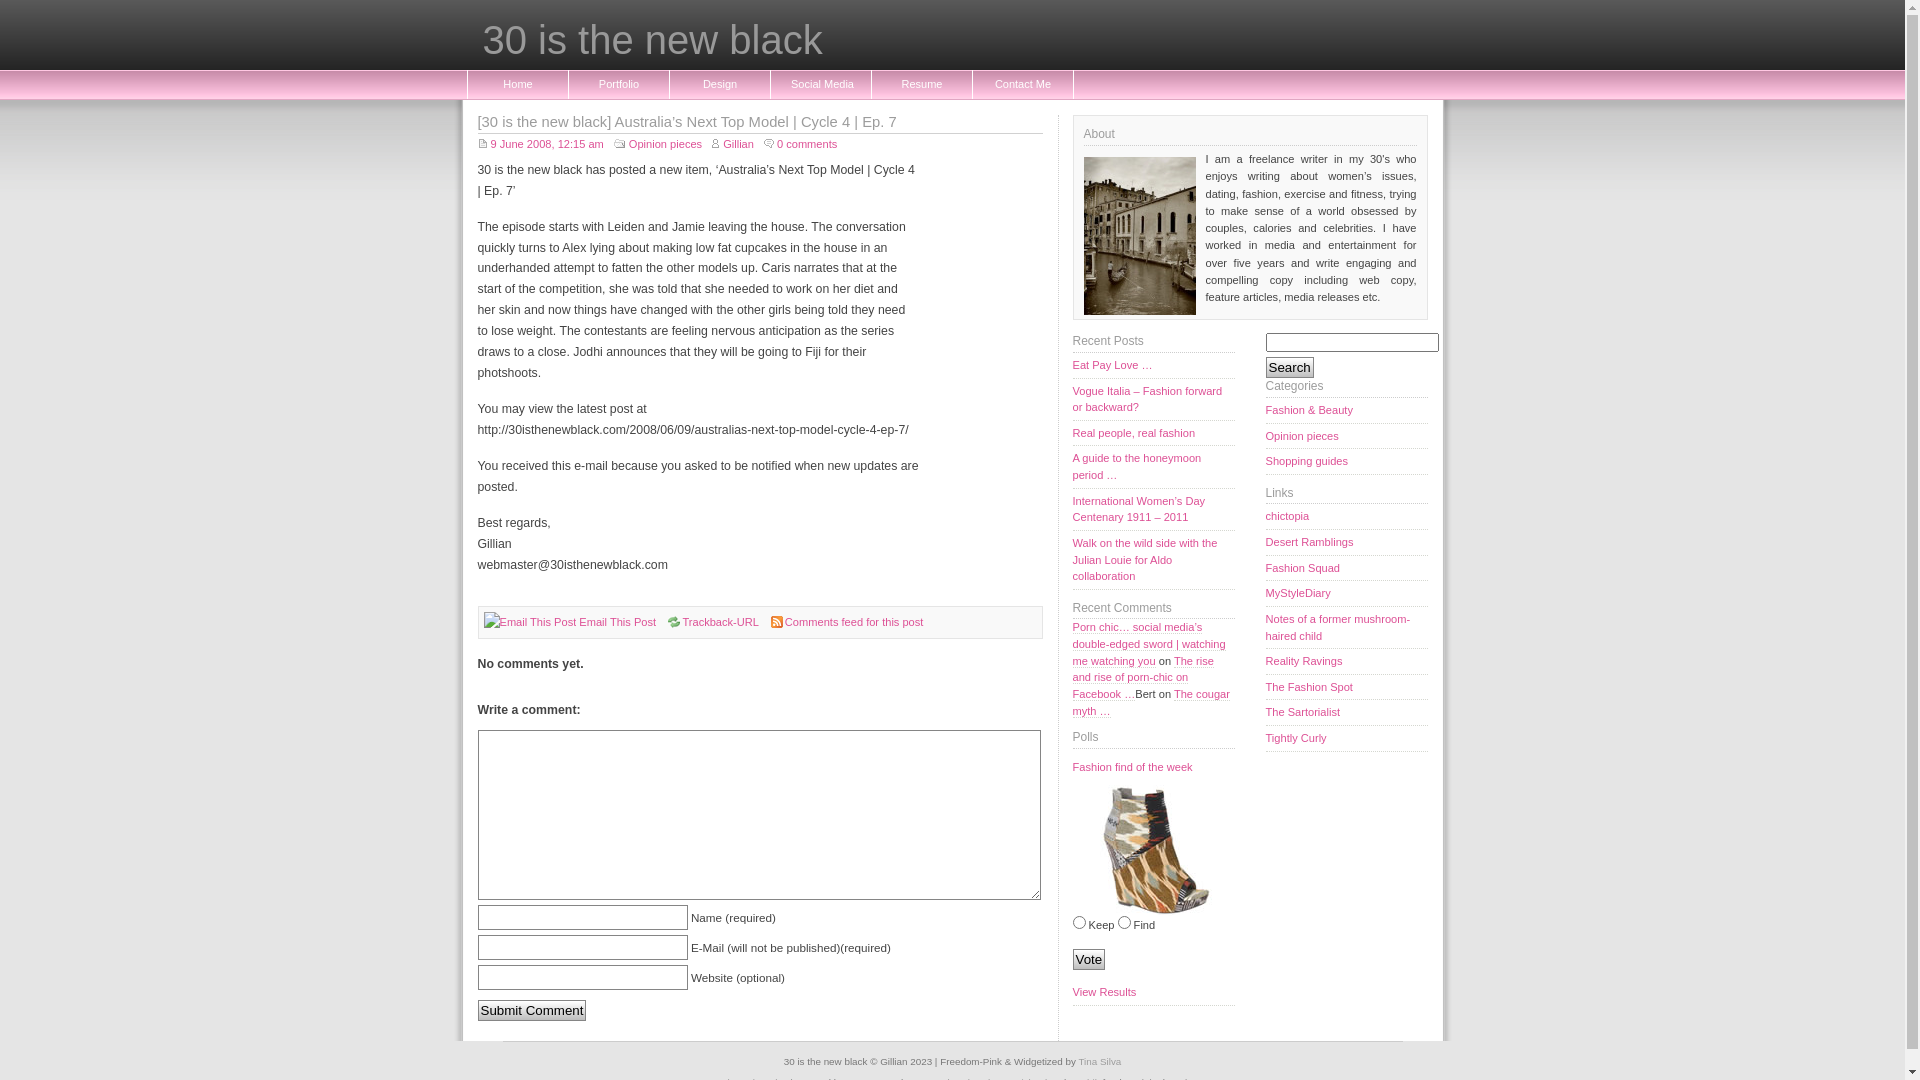 This screenshot has height=1080, width=1920. What do you see at coordinates (920, 83) in the screenshot?
I see `'Resume'` at bounding box center [920, 83].